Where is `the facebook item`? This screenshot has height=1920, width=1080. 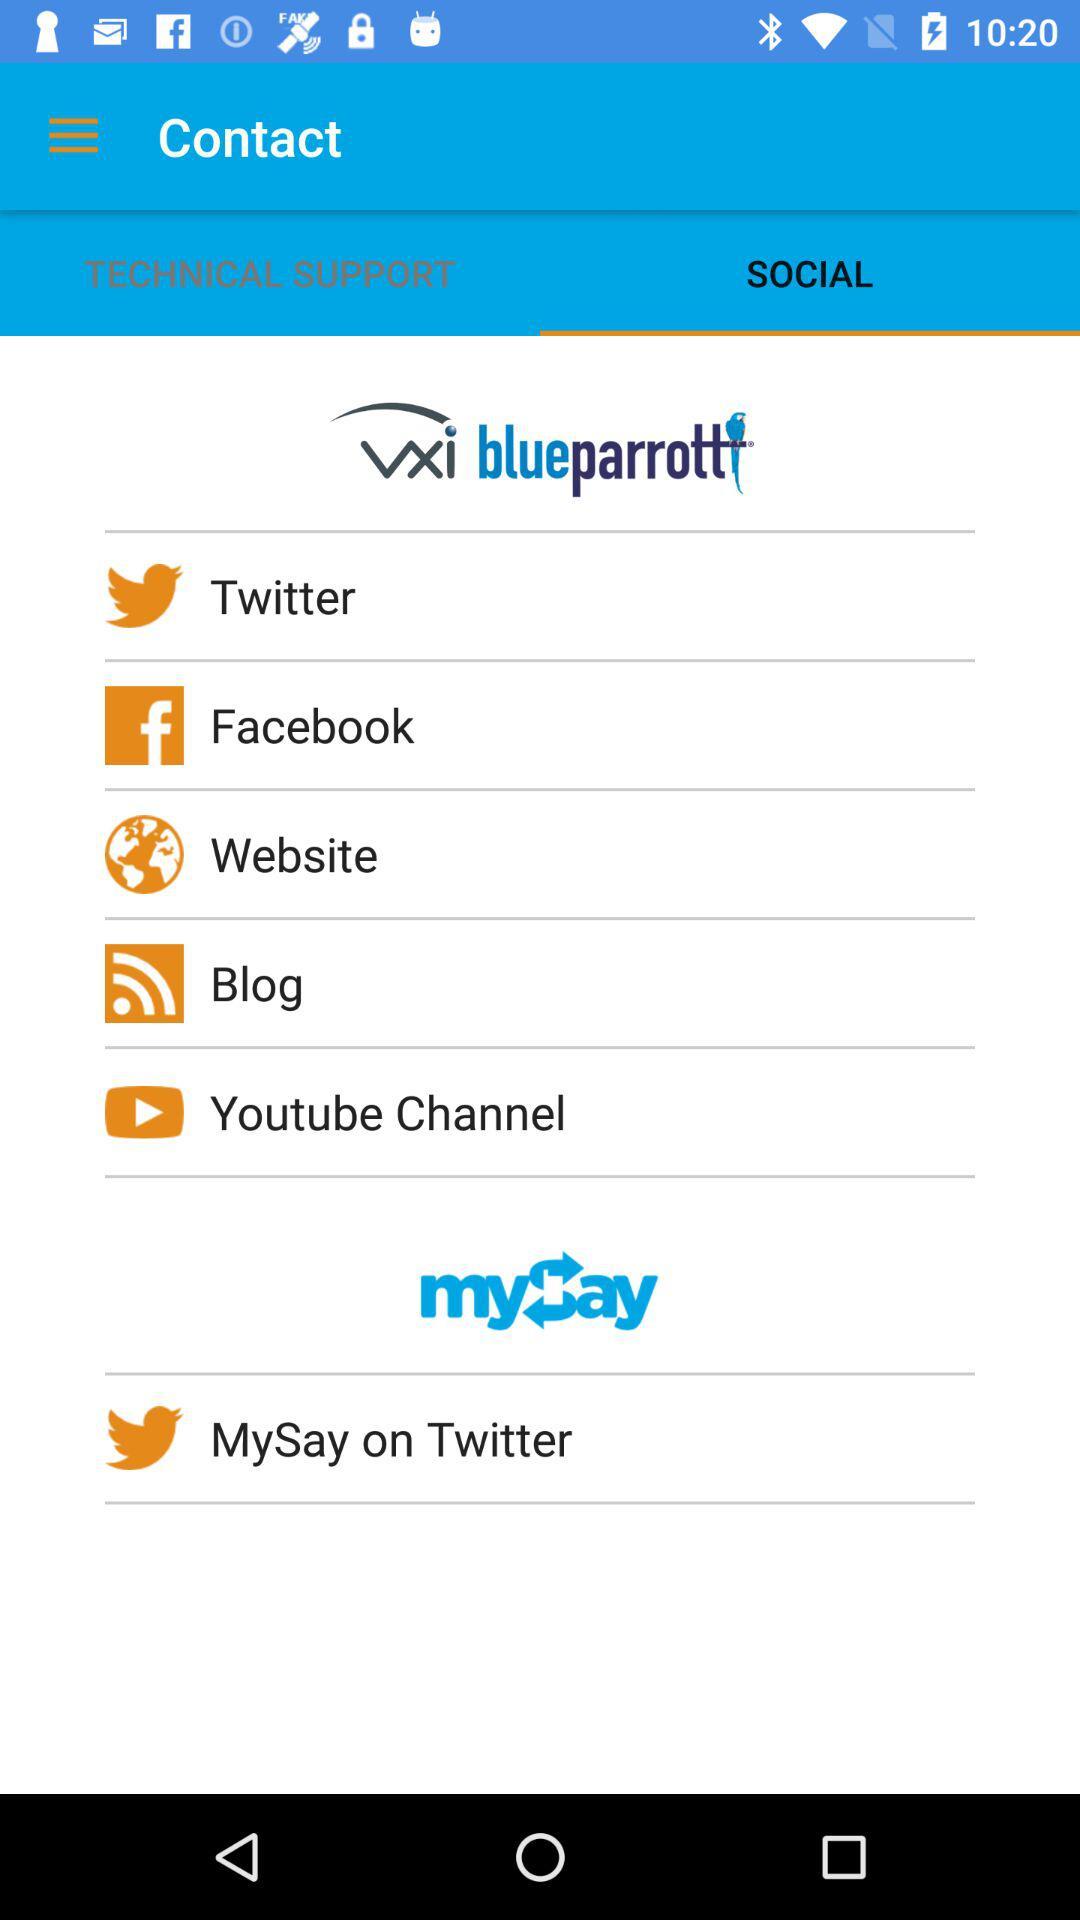
the facebook item is located at coordinates (324, 723).